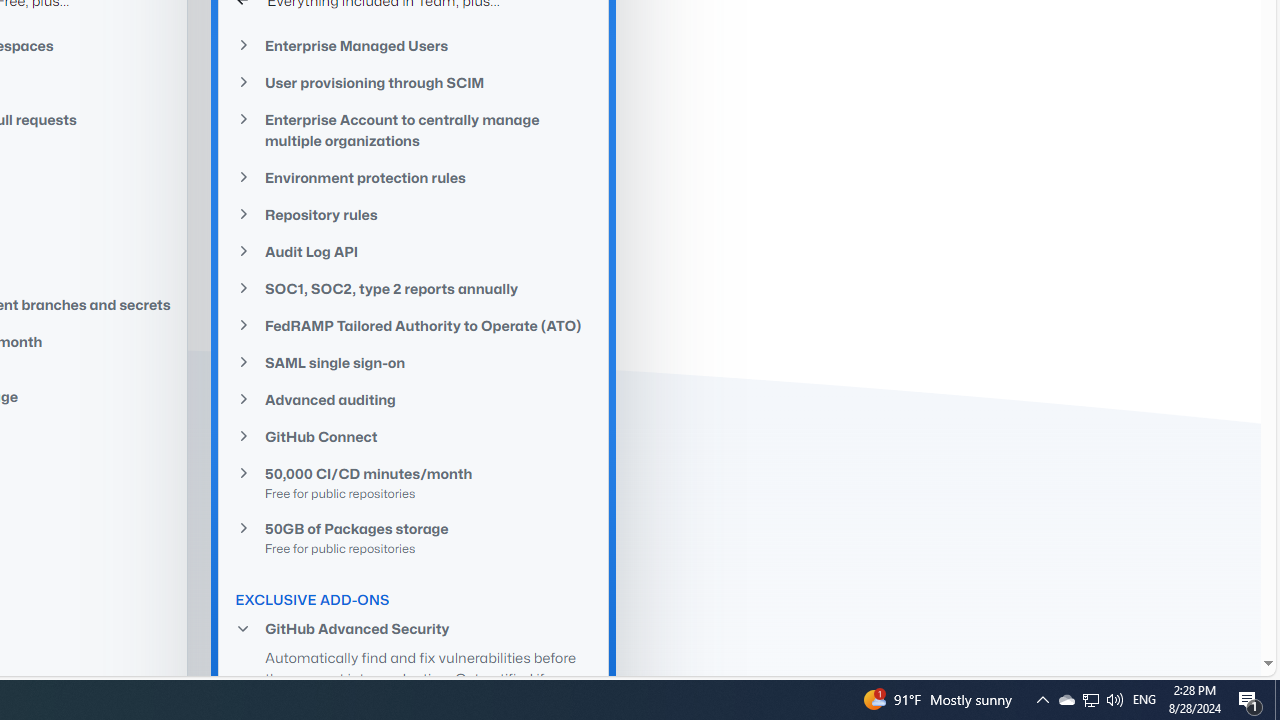 The width and height of the screenshot is (1280, 720). I want to click on 'GitHub Connect', so click(413, 435).